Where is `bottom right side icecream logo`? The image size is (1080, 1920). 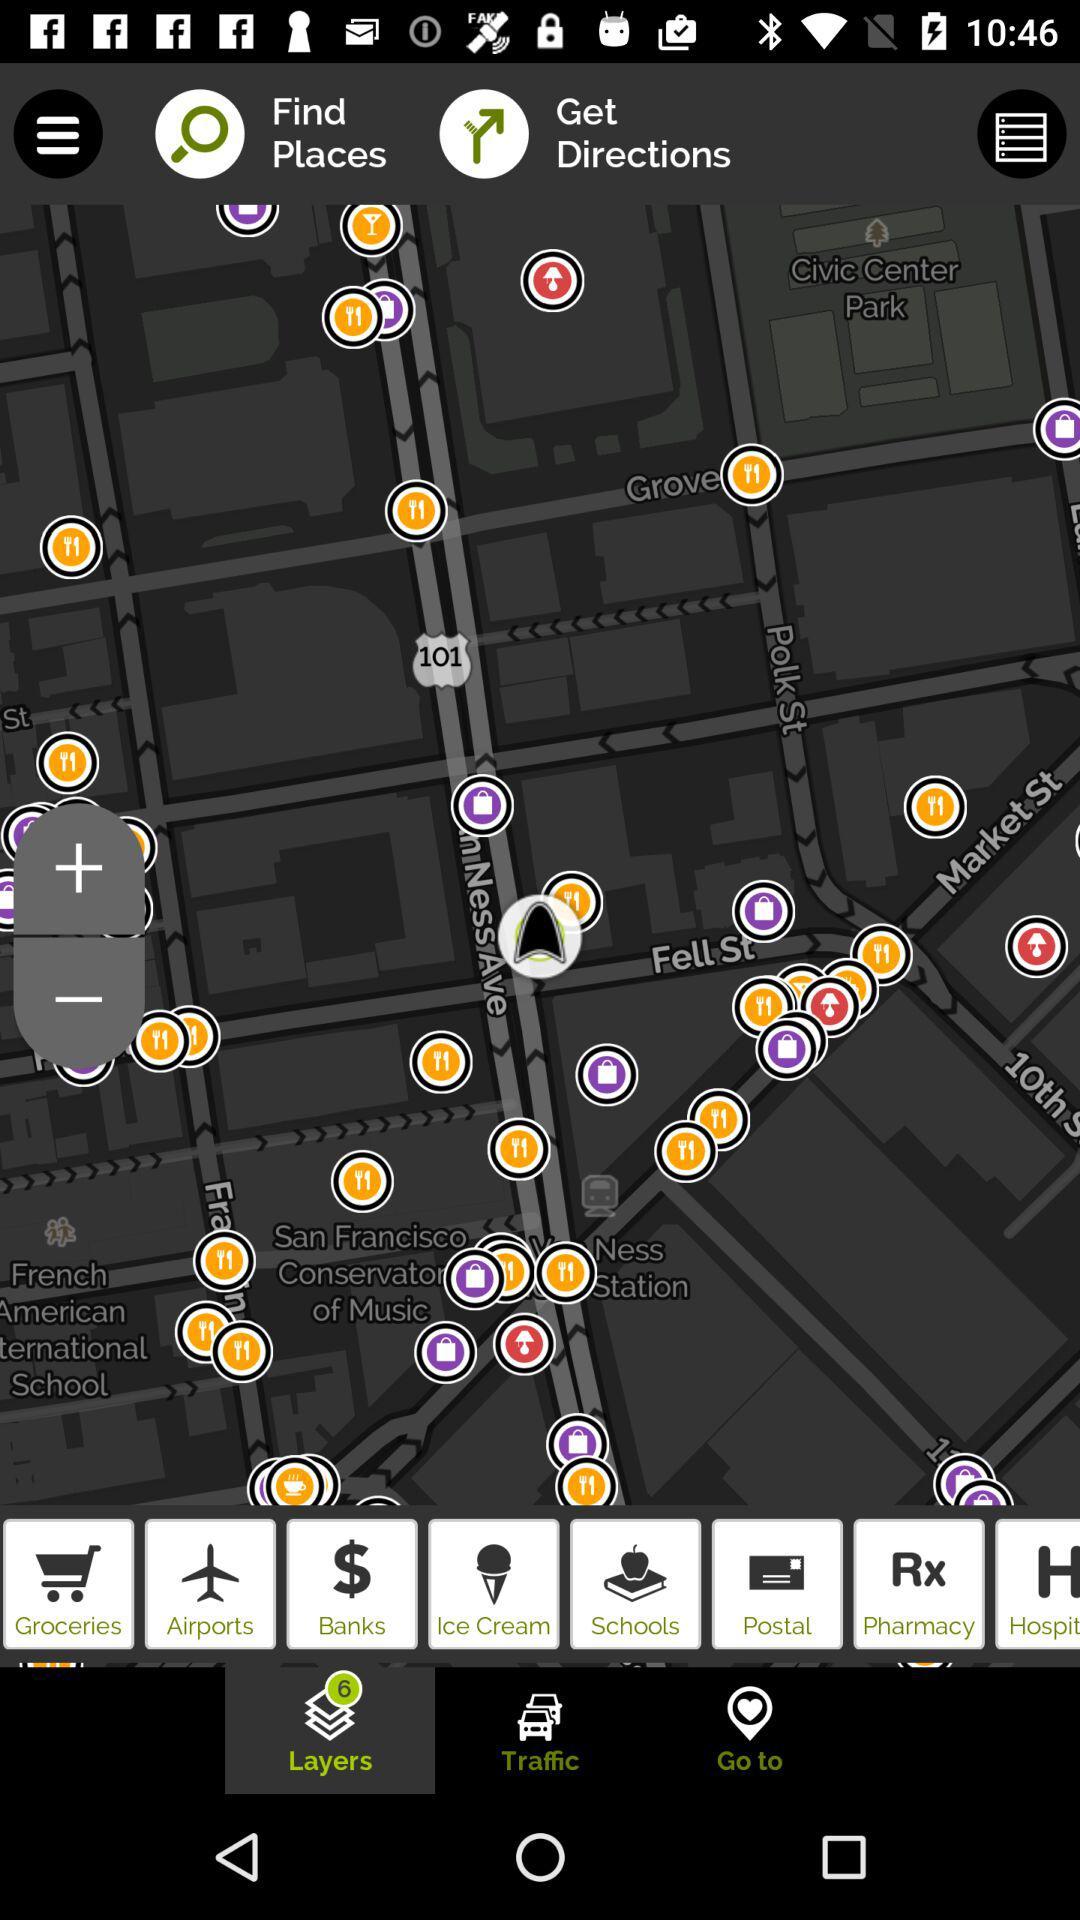
bottom right side icecream logo is located at coordinates (635, 1583).